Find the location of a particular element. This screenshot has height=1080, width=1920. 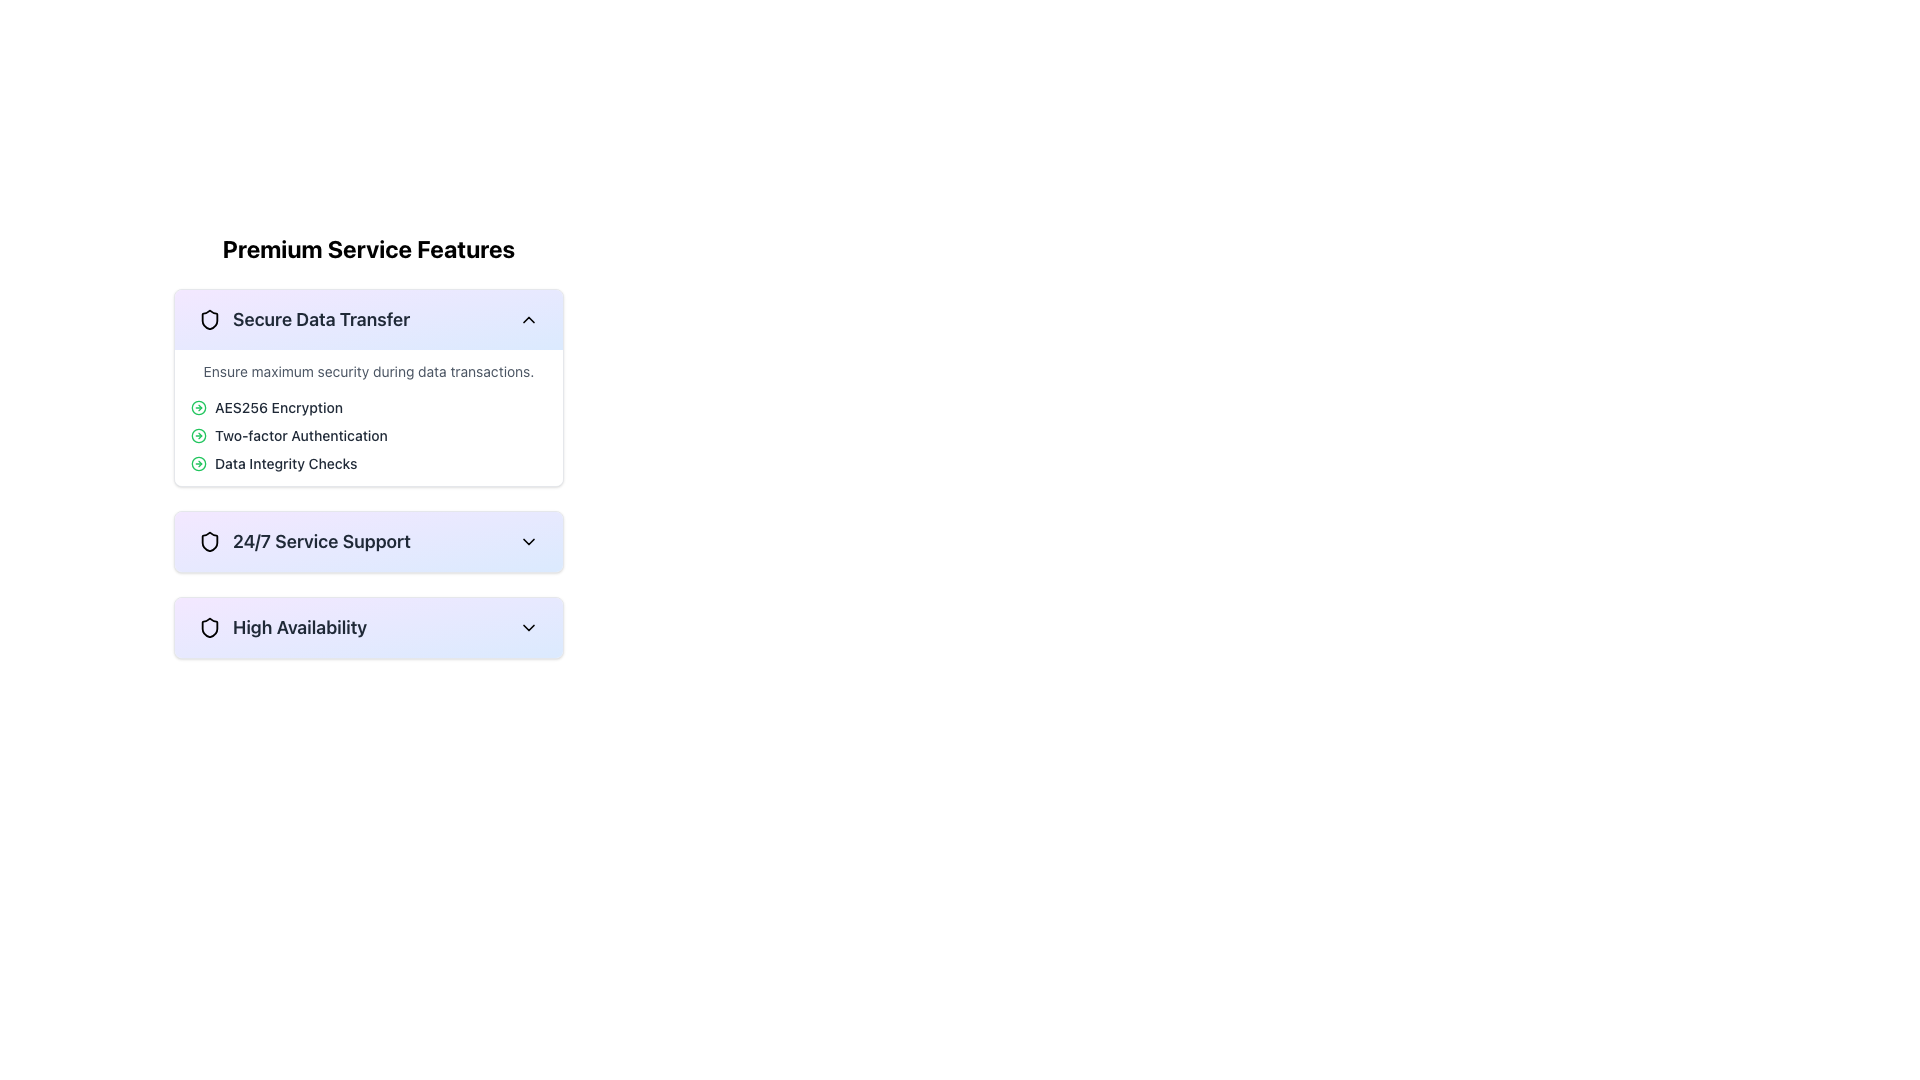

the Text Label that serves as an informational label related to data integrity security features, located as the third item in the list under the 'Secure Data Transfer' category, directly below the 'Two-factor Authentication' entry is located at coordinates (285, 463).